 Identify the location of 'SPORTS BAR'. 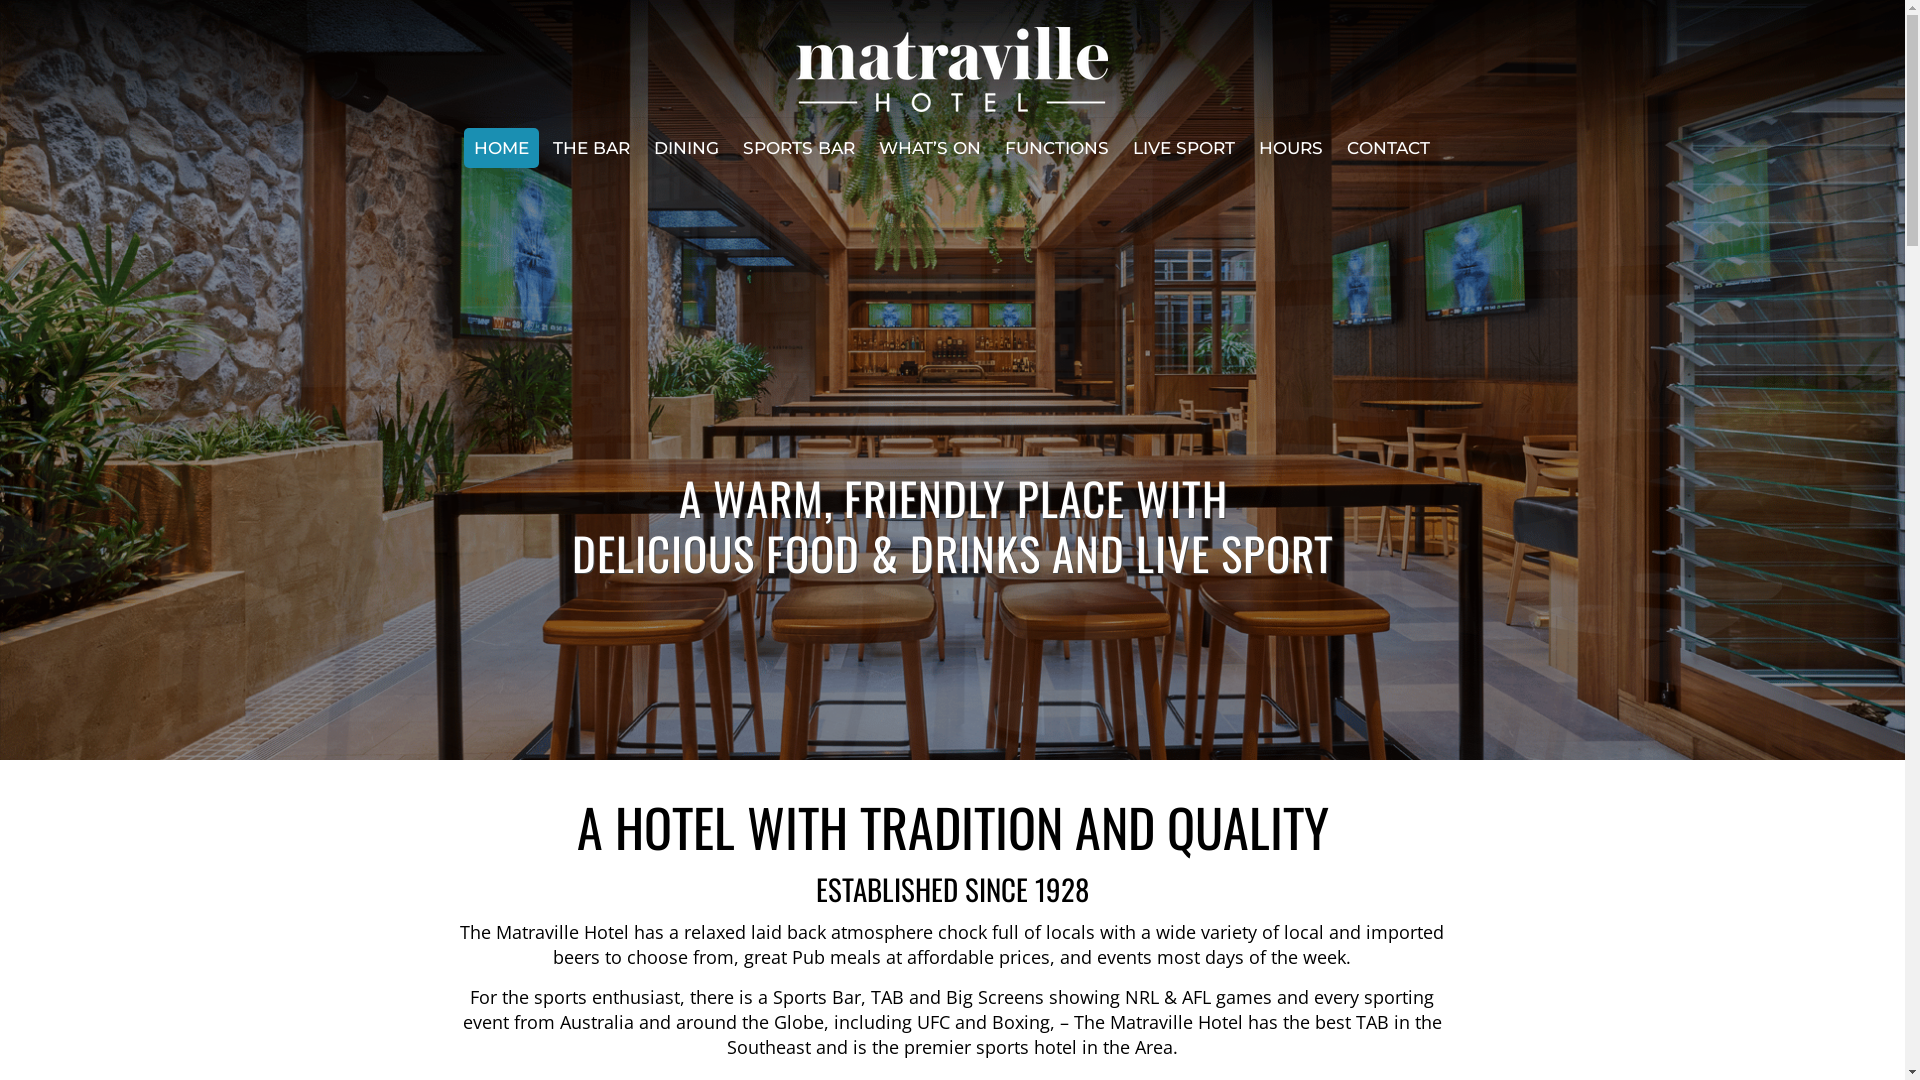
(732, 146).